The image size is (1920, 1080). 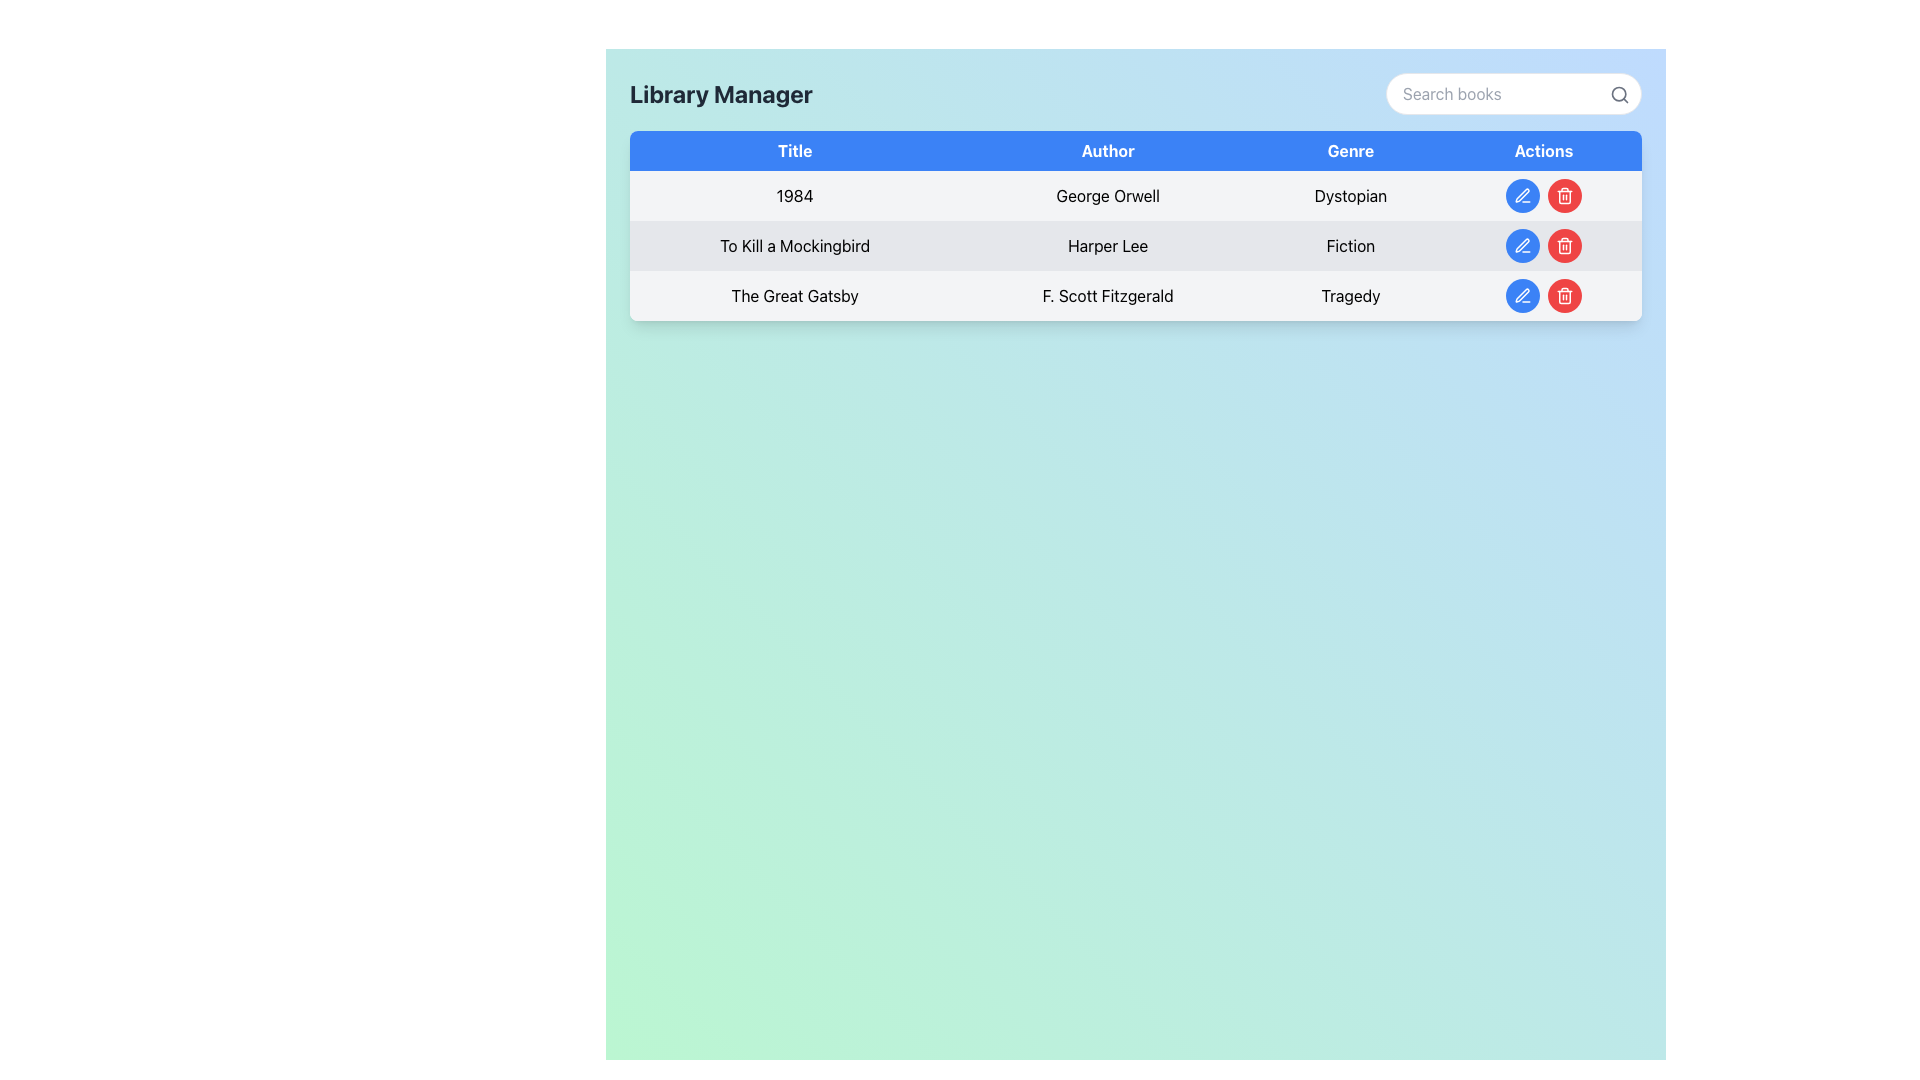 I want to click on the blue rounded button with a white pen icon in the actions column of the row for the book 'To Kill a Mockingbird', so click(x=1521, y=245).